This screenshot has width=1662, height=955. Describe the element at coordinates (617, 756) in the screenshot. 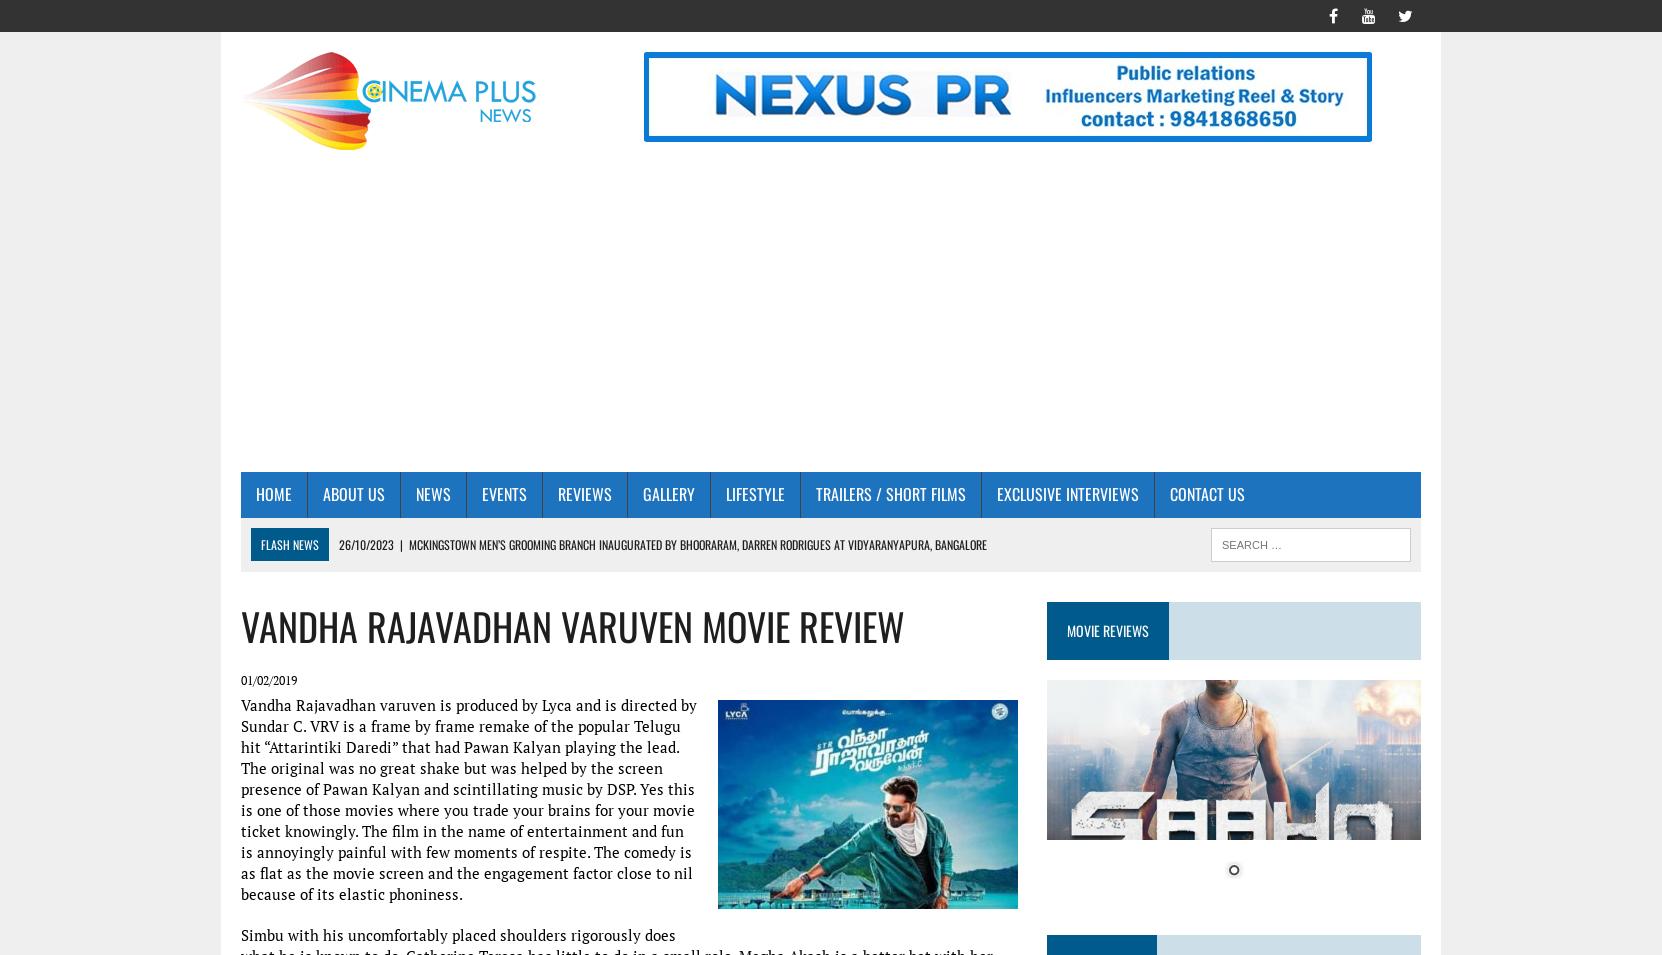

I see `'Page 3 Luxury Salon and Makeover Studio – Mogappair First year celebrations graced by Actress Aishwarya Rajesh, Mrs.Veena Kumaravel & Mrs.Meenakshi'` at that location.